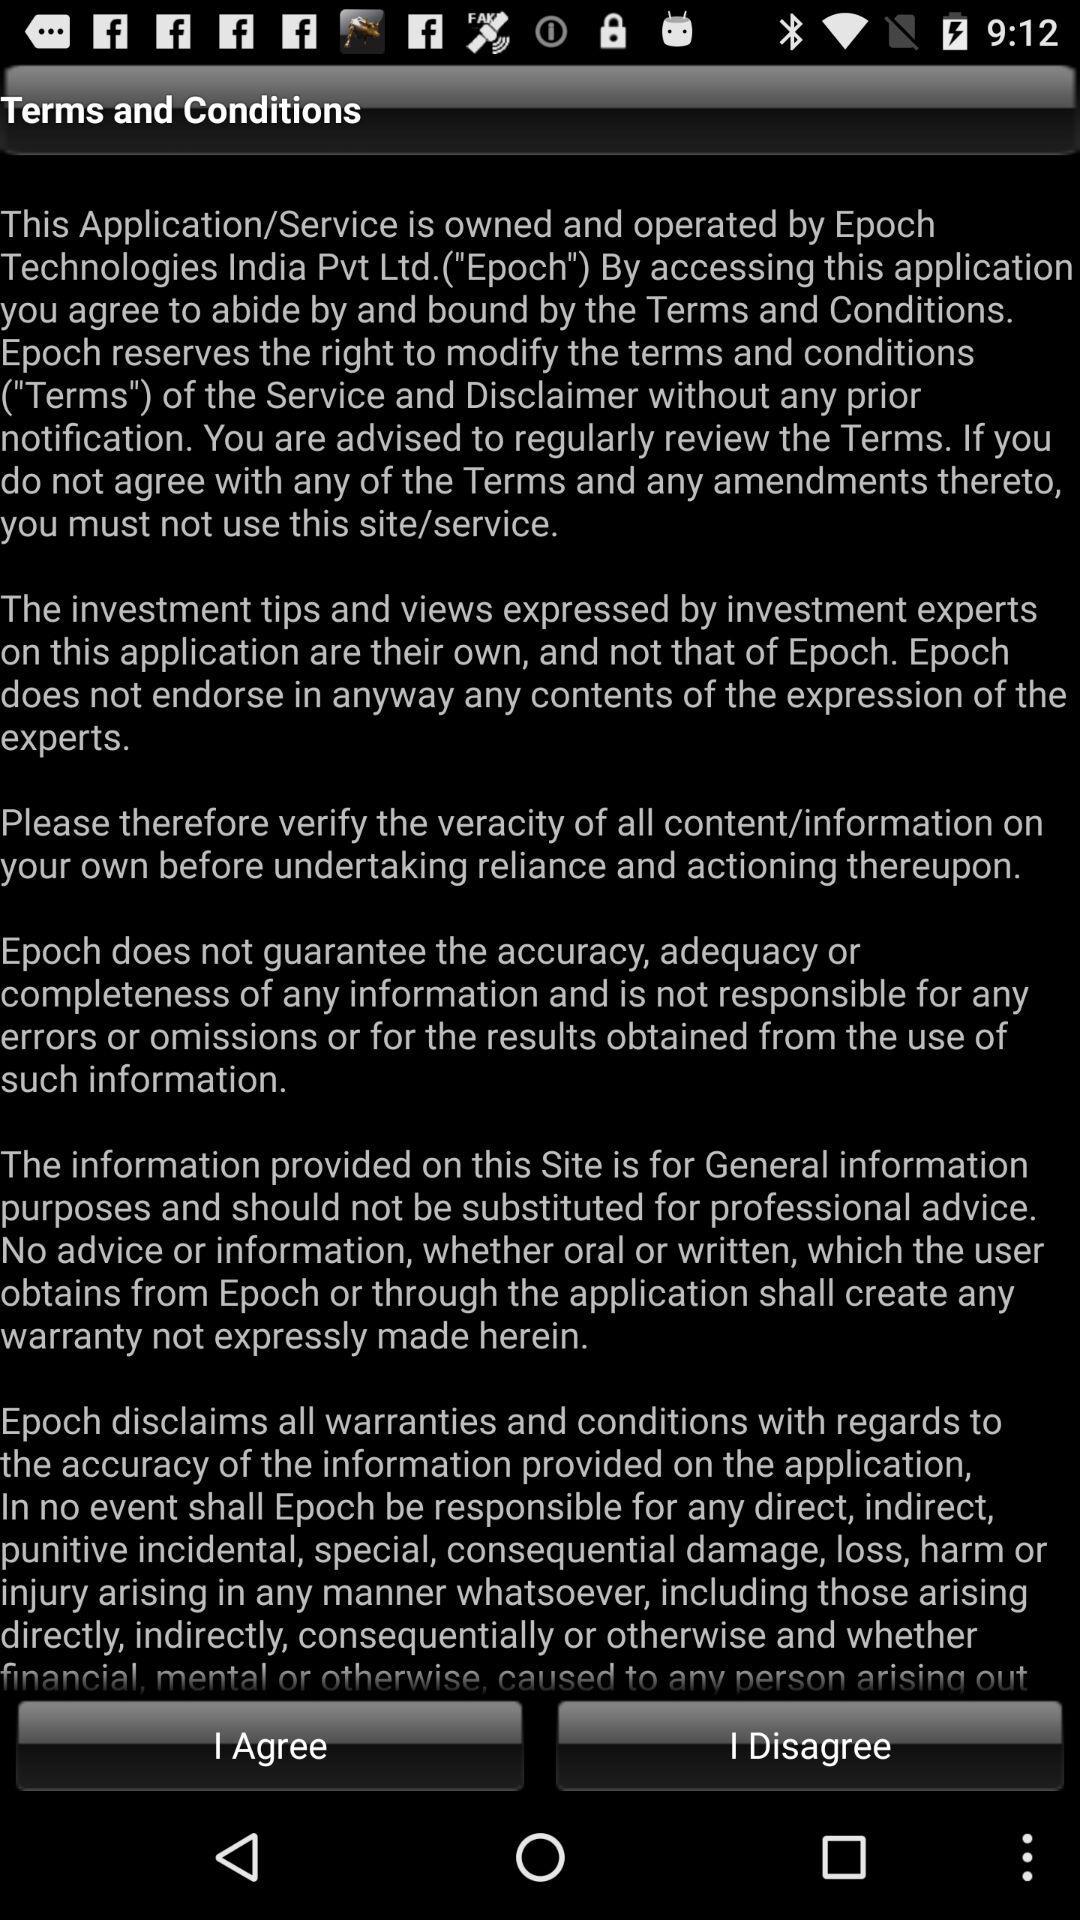 The width and height of the screenshot is (1080, 1920). What do you see at coordinates (810, 1743) in the screenshot?
I see `the item below the this application service` at bounding box center [810, 1743].